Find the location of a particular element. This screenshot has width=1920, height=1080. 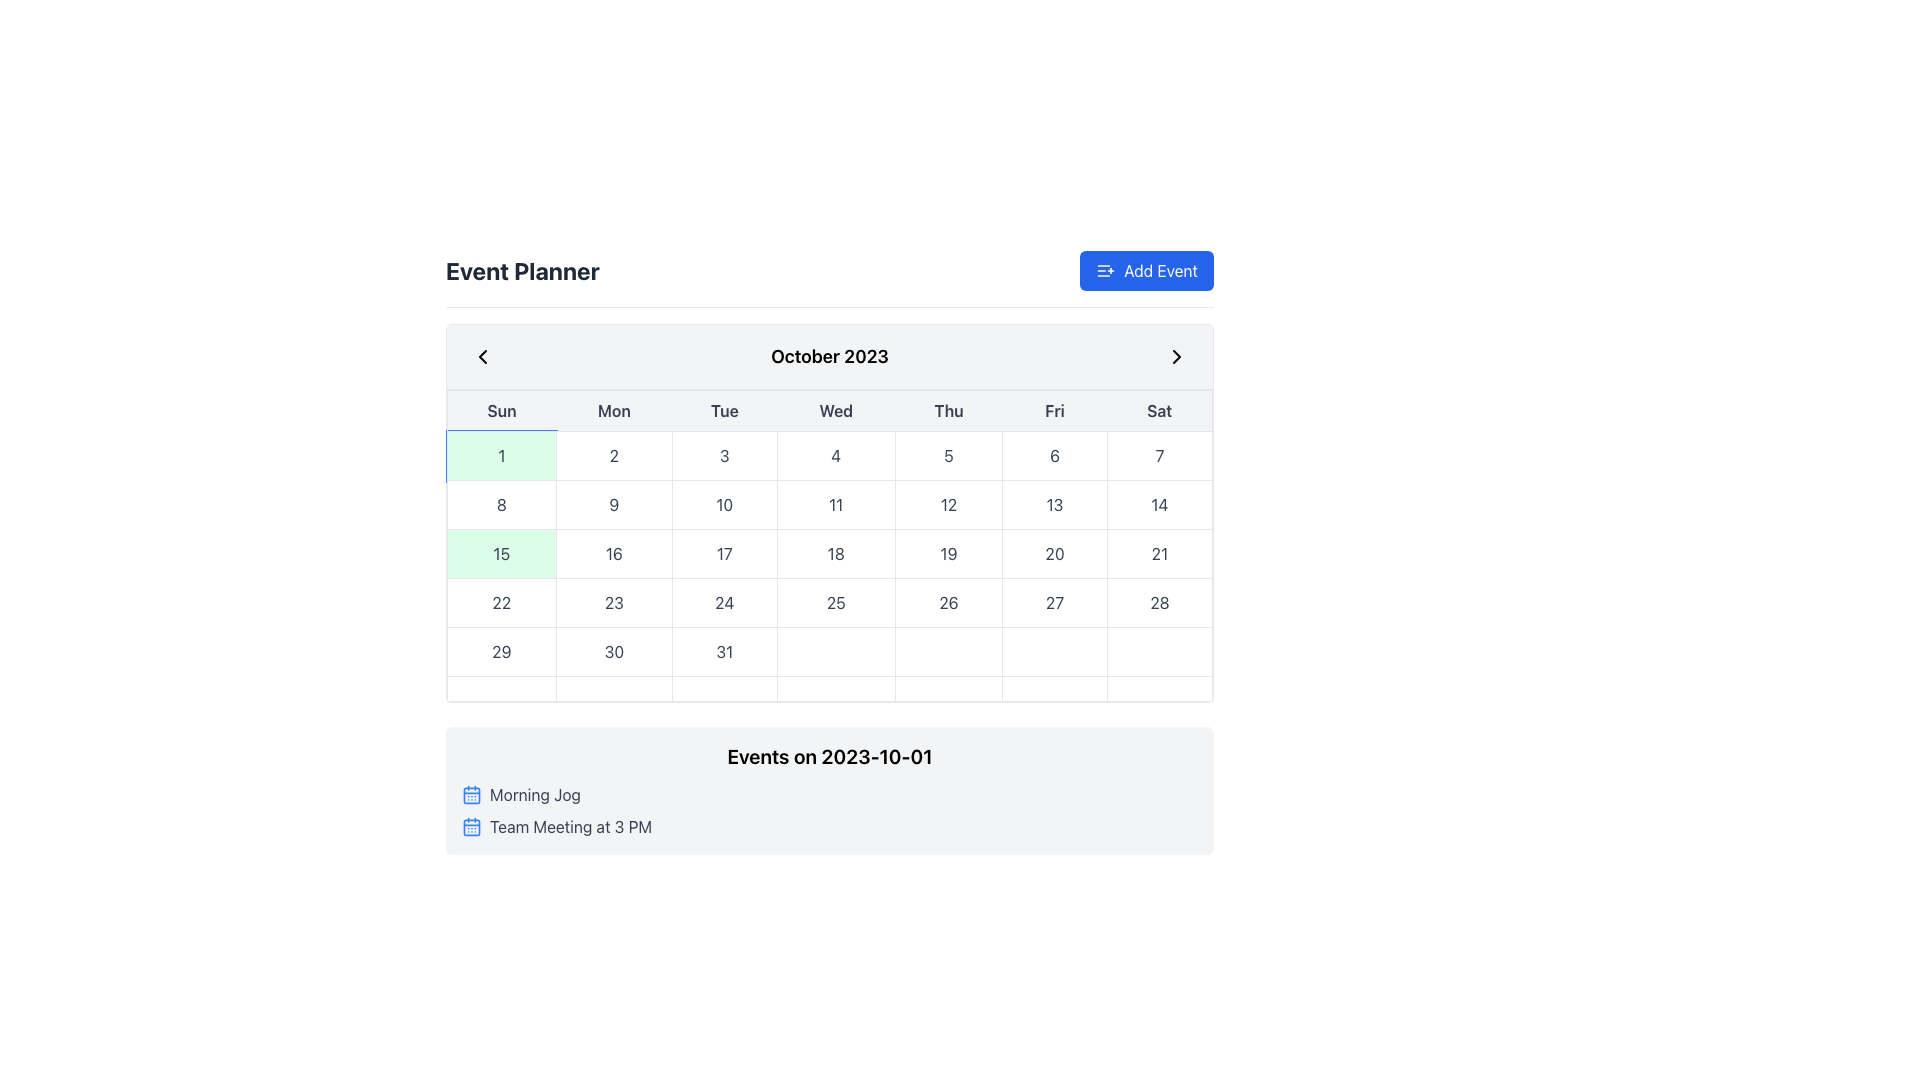

the day label indicating 'Thursday' in the calendar week display, which is the fifth item in the row of days is located at coordinates (948, 410).